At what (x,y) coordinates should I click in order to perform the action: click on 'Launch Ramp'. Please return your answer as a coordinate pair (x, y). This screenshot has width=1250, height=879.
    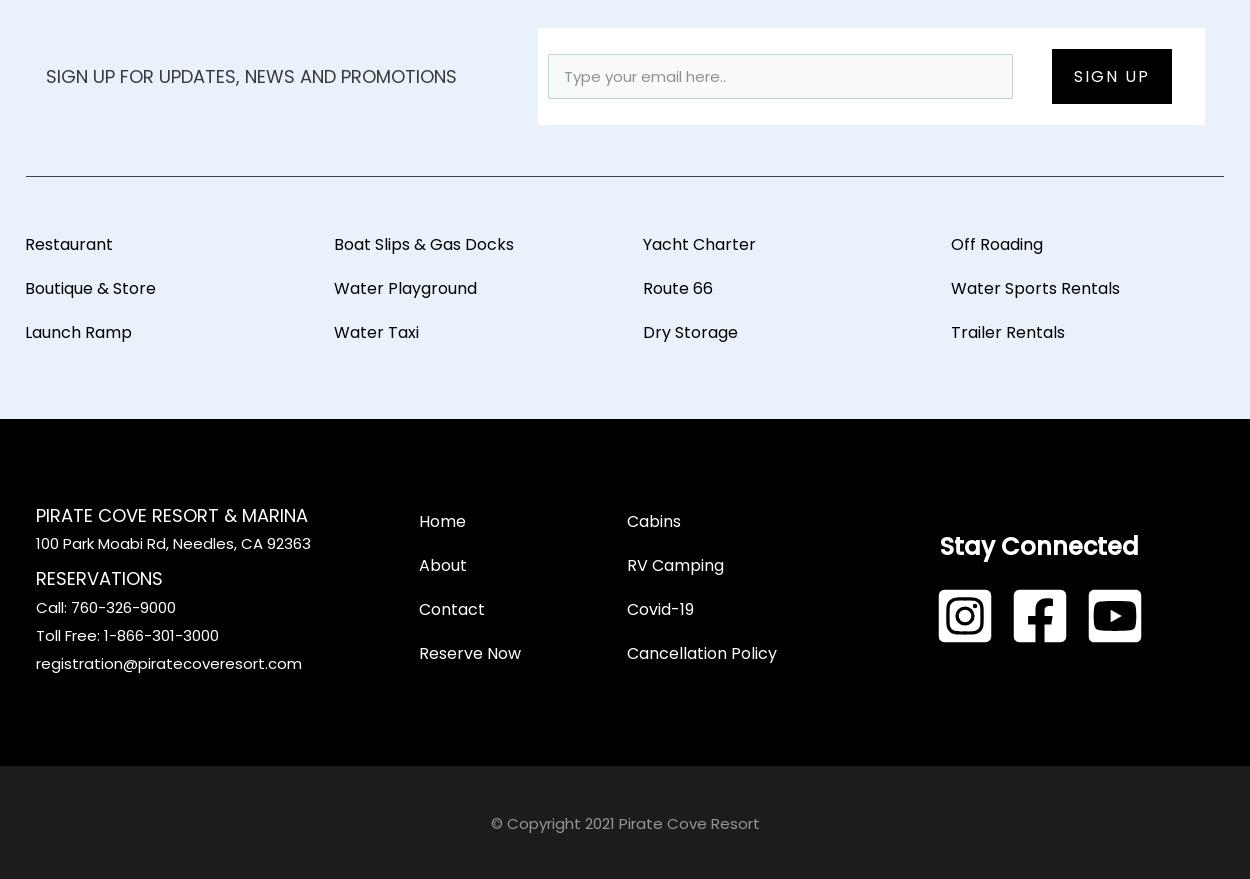
    Looking at the image, I should click on (77, 331).